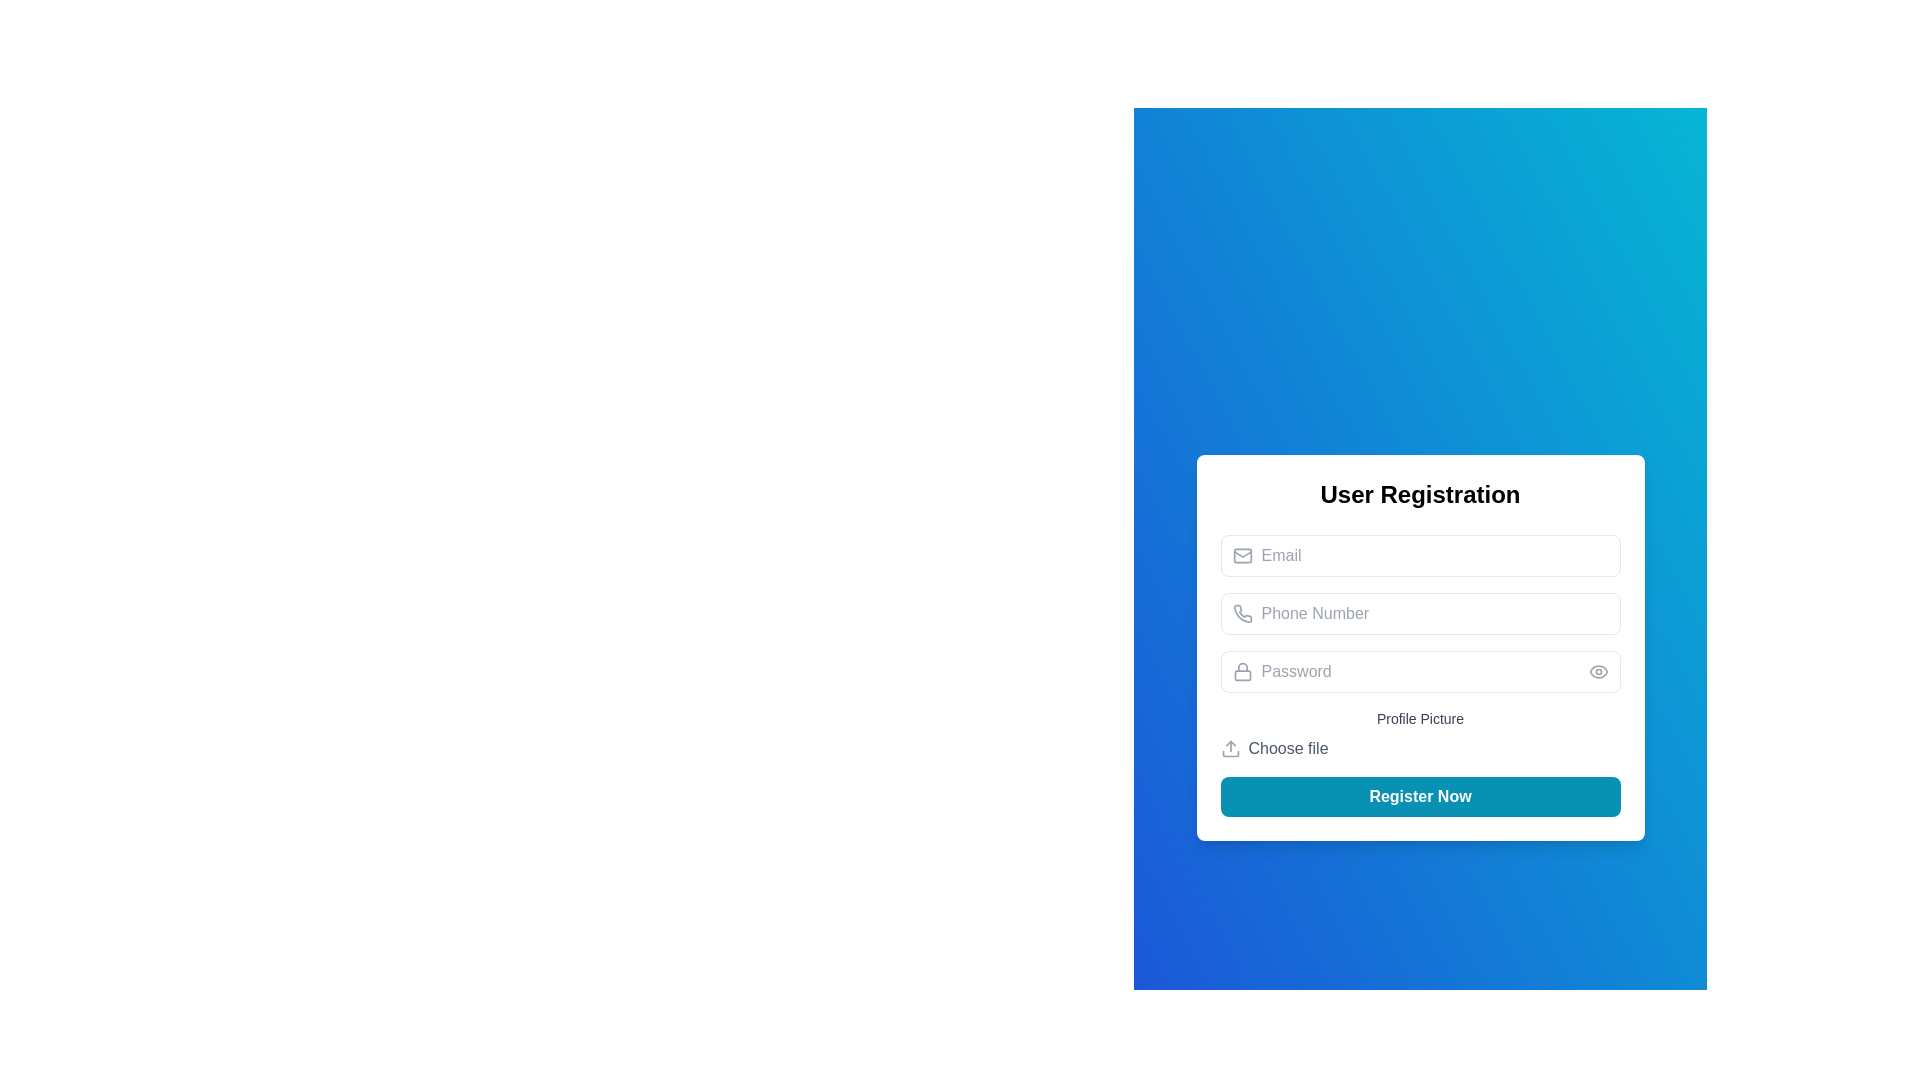  I want to click on the submission button located at the bottom of the 'User Registration' form, so click(1419, 796).